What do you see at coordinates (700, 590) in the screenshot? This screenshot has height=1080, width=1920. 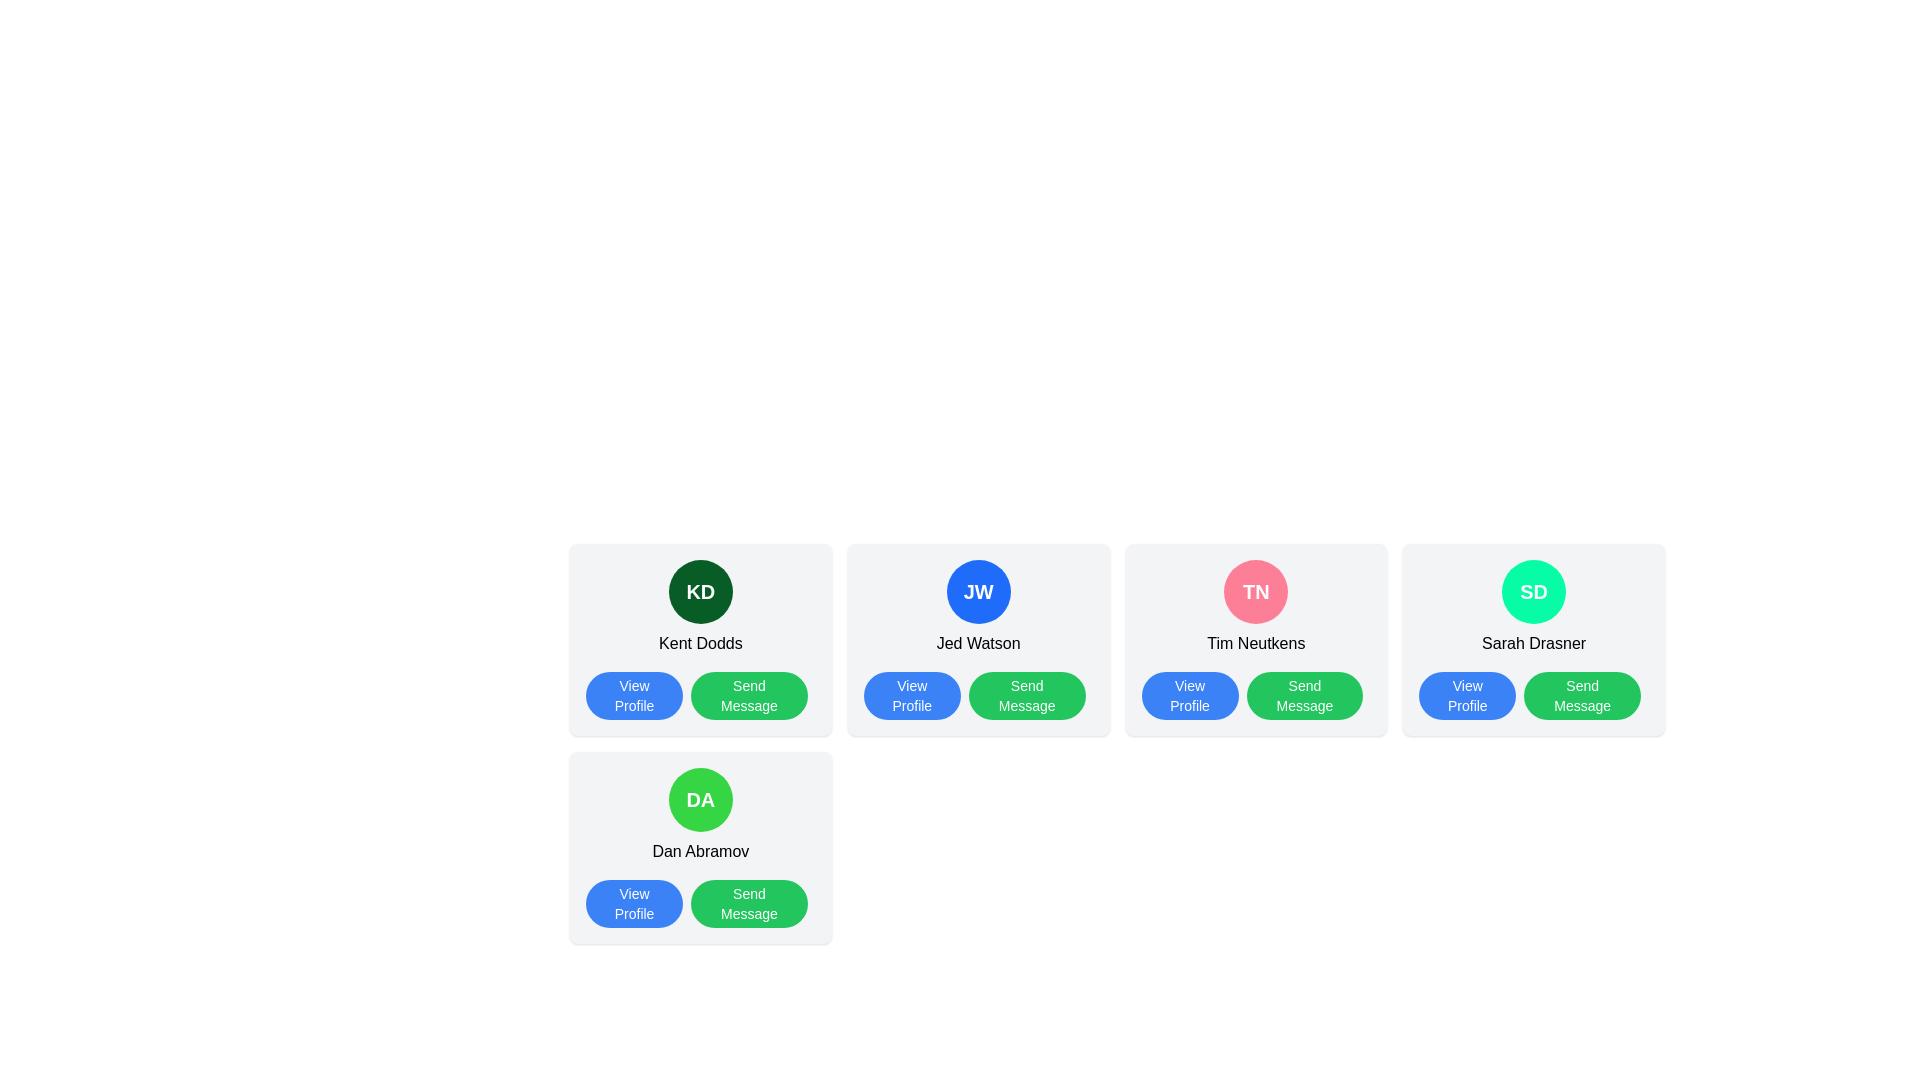 I see `the avatar element representing the user 'Kent Dodds', which is centrally positioned above the textual content 'Kent Dodds'` at bounding box center [700, 590].